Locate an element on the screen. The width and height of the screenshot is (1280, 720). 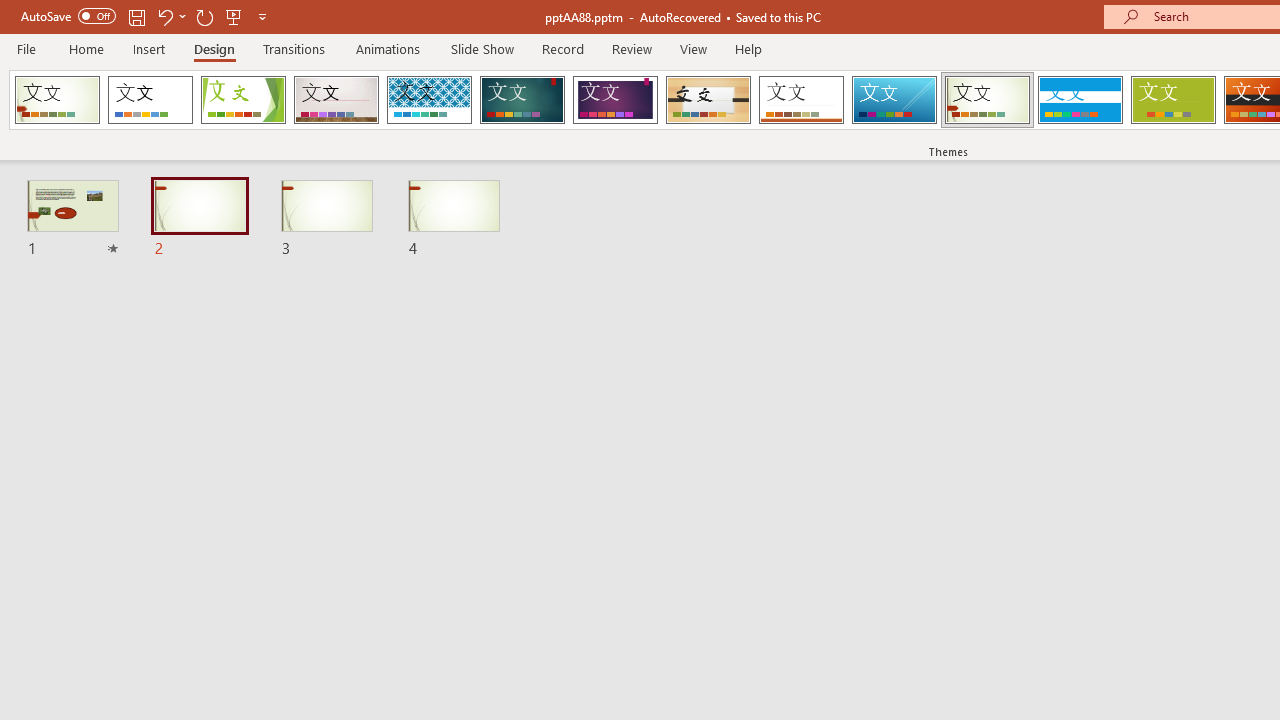
'Ion Boardroom Loading Preview...' is located at coordinates (614, 100).